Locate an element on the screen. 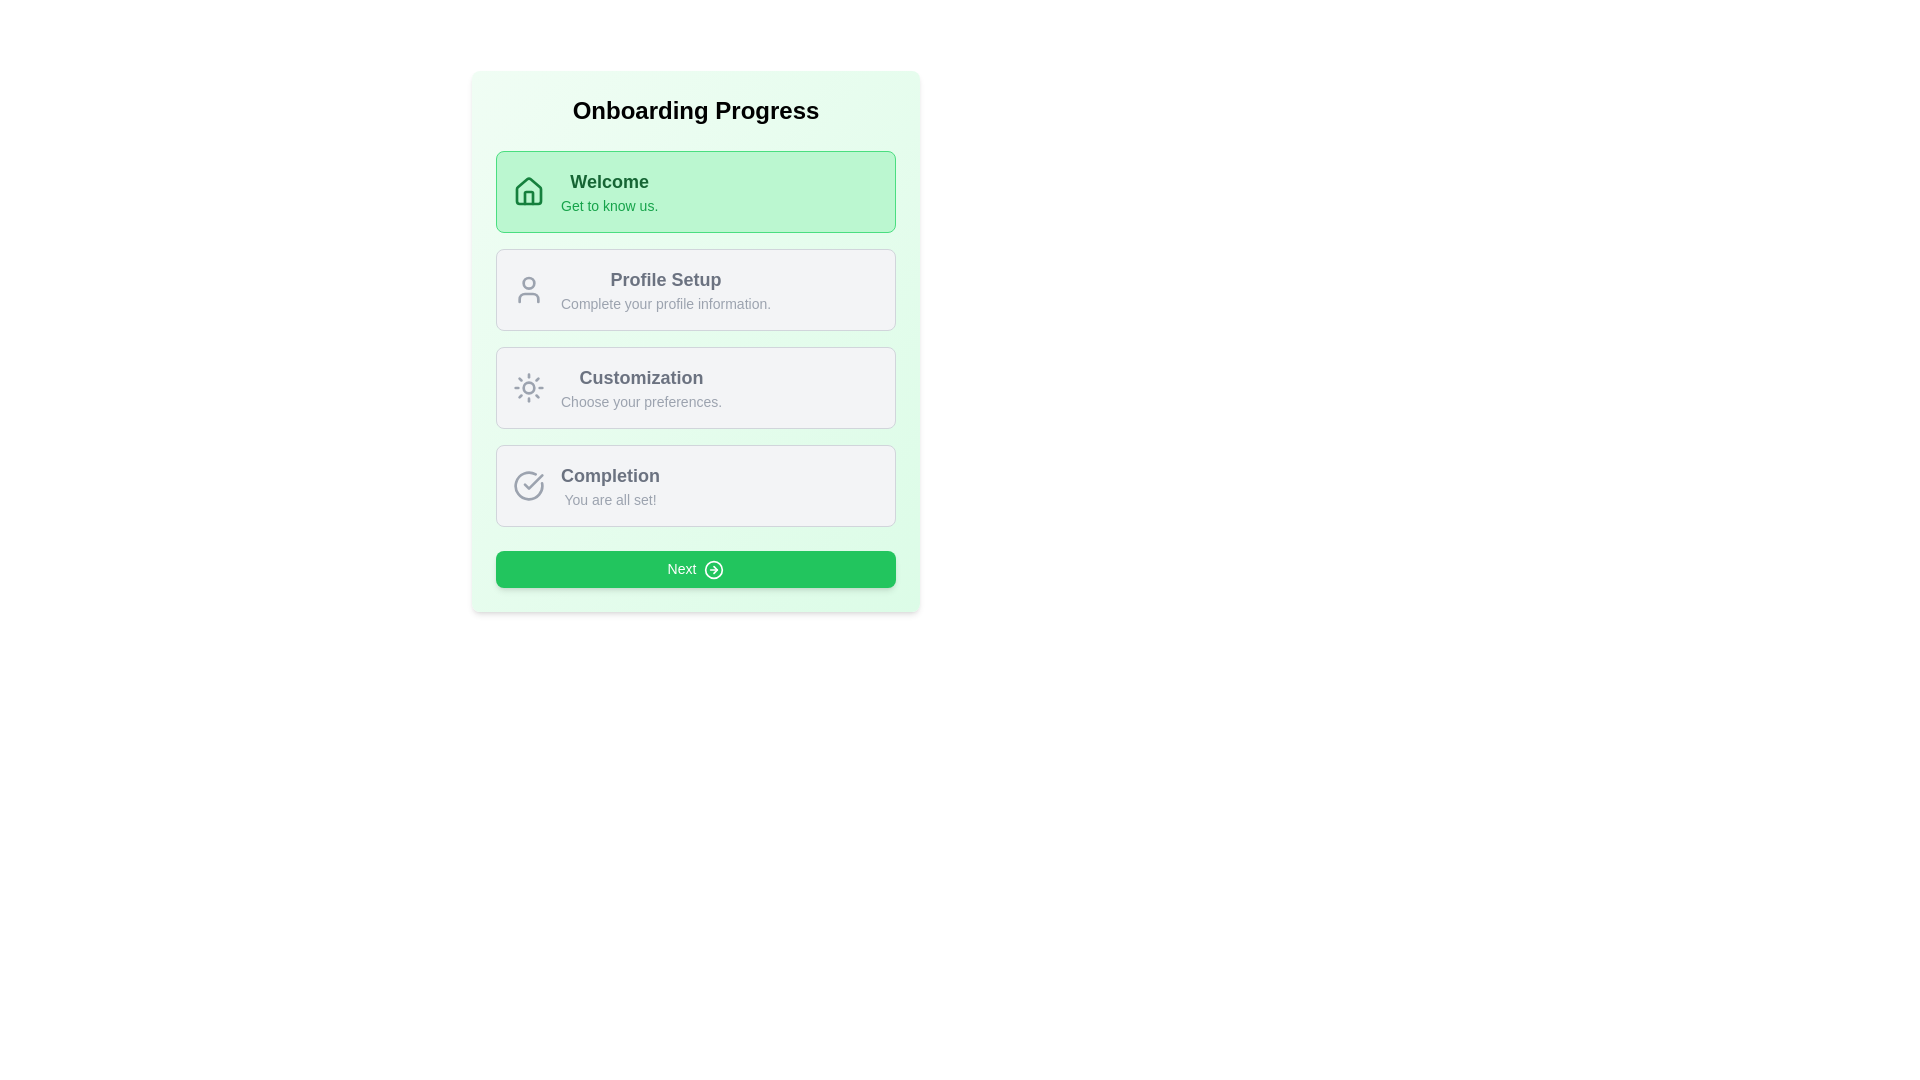  the house-shaped icon with bold green outlines located in the 'Welcome' section of the onboarding interface is located at coordinates (528, 191).